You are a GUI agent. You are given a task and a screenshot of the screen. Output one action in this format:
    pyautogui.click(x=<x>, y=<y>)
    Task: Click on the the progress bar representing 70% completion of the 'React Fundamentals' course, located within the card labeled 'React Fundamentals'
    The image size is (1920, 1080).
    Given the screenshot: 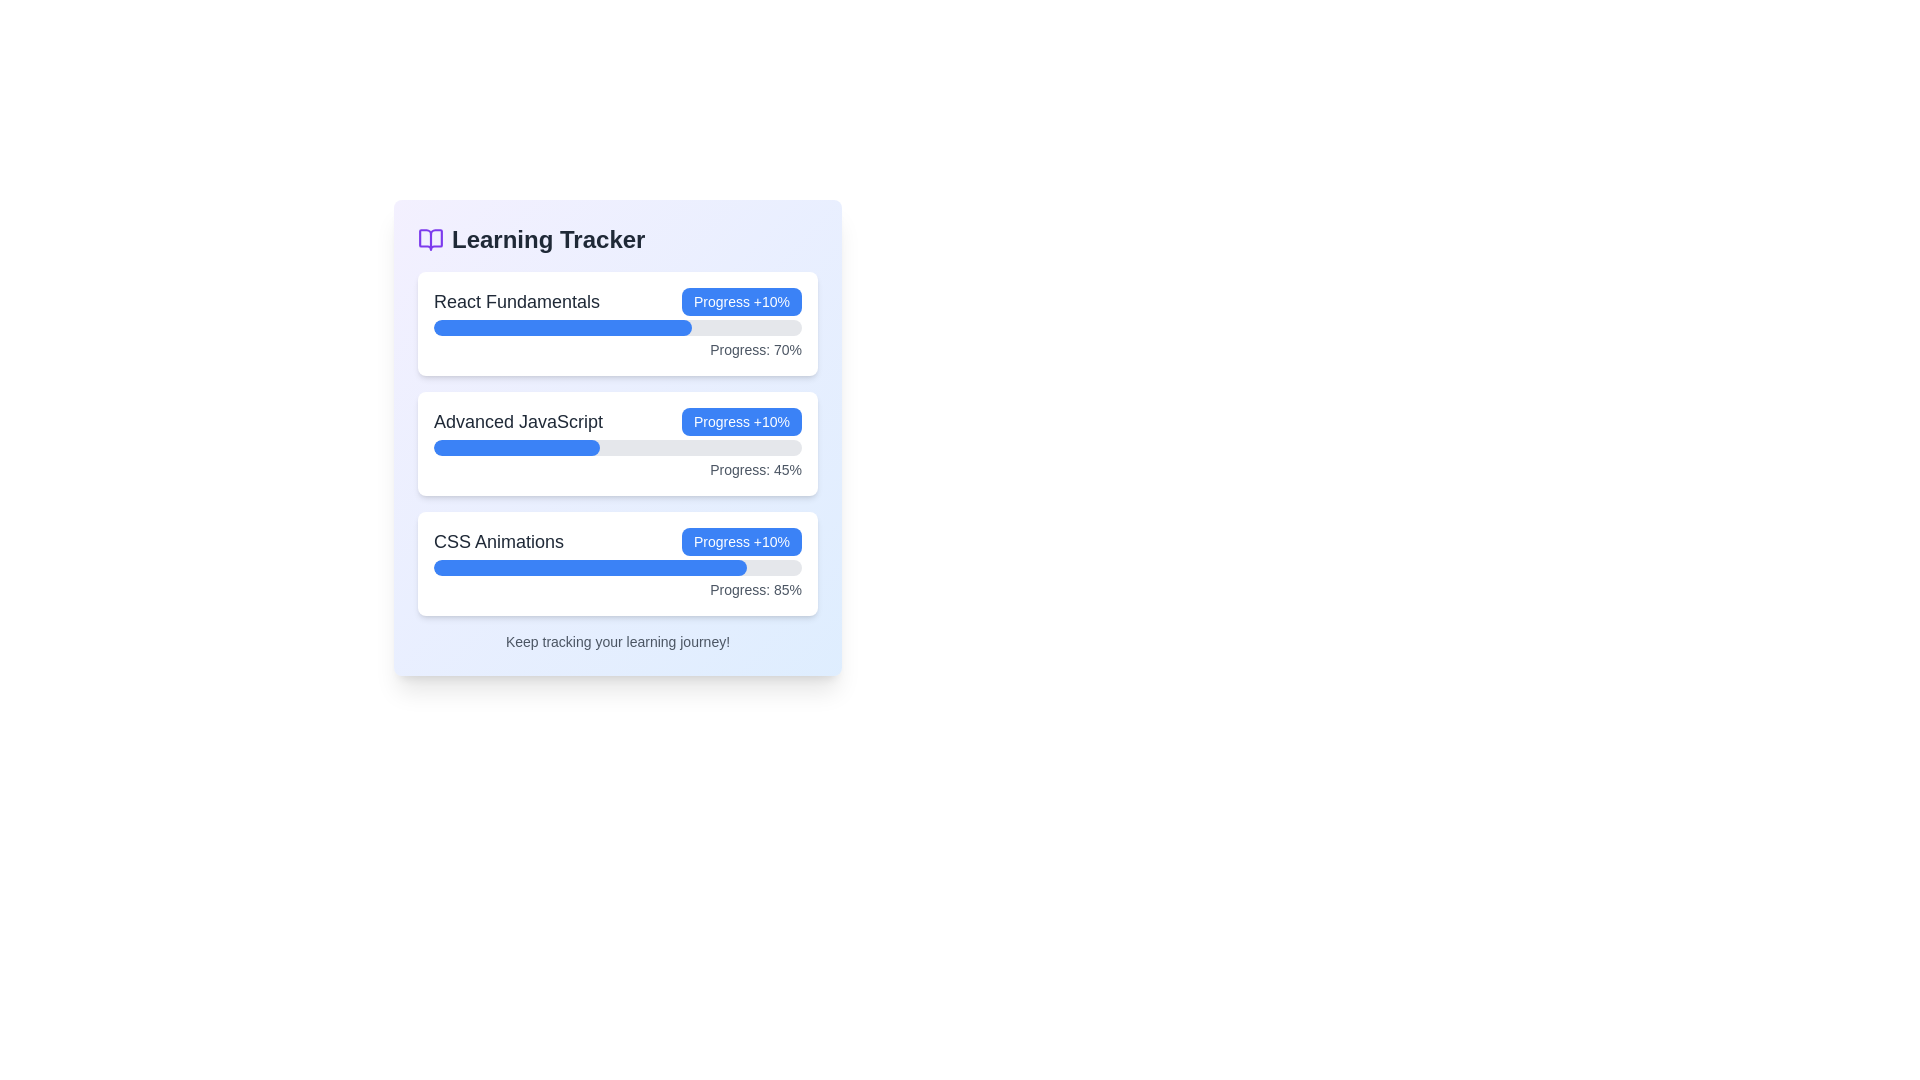 What is the action you would take?
    pyautogui.click(x=617, y=326)
    